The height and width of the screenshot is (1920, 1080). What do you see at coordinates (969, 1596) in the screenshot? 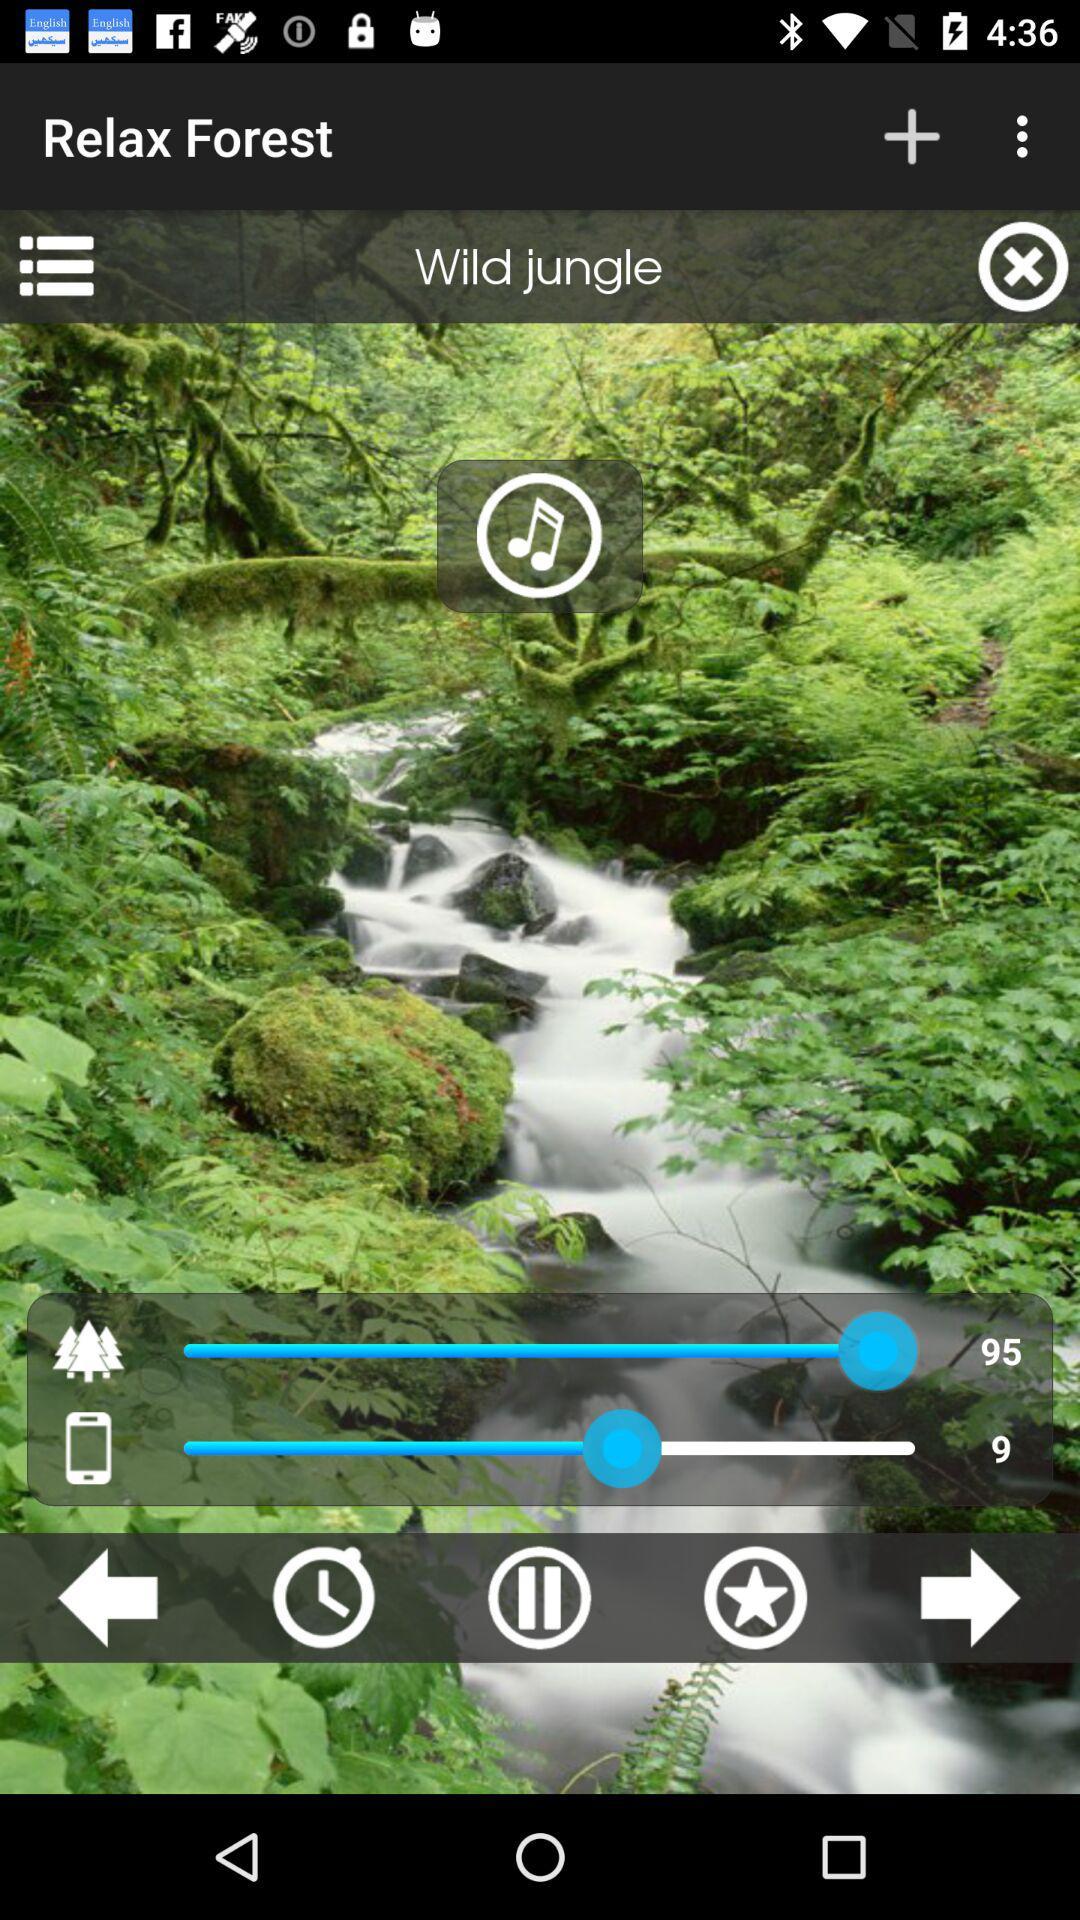
I see `the arrow_forward icon` at bounding box center [969, 1596].